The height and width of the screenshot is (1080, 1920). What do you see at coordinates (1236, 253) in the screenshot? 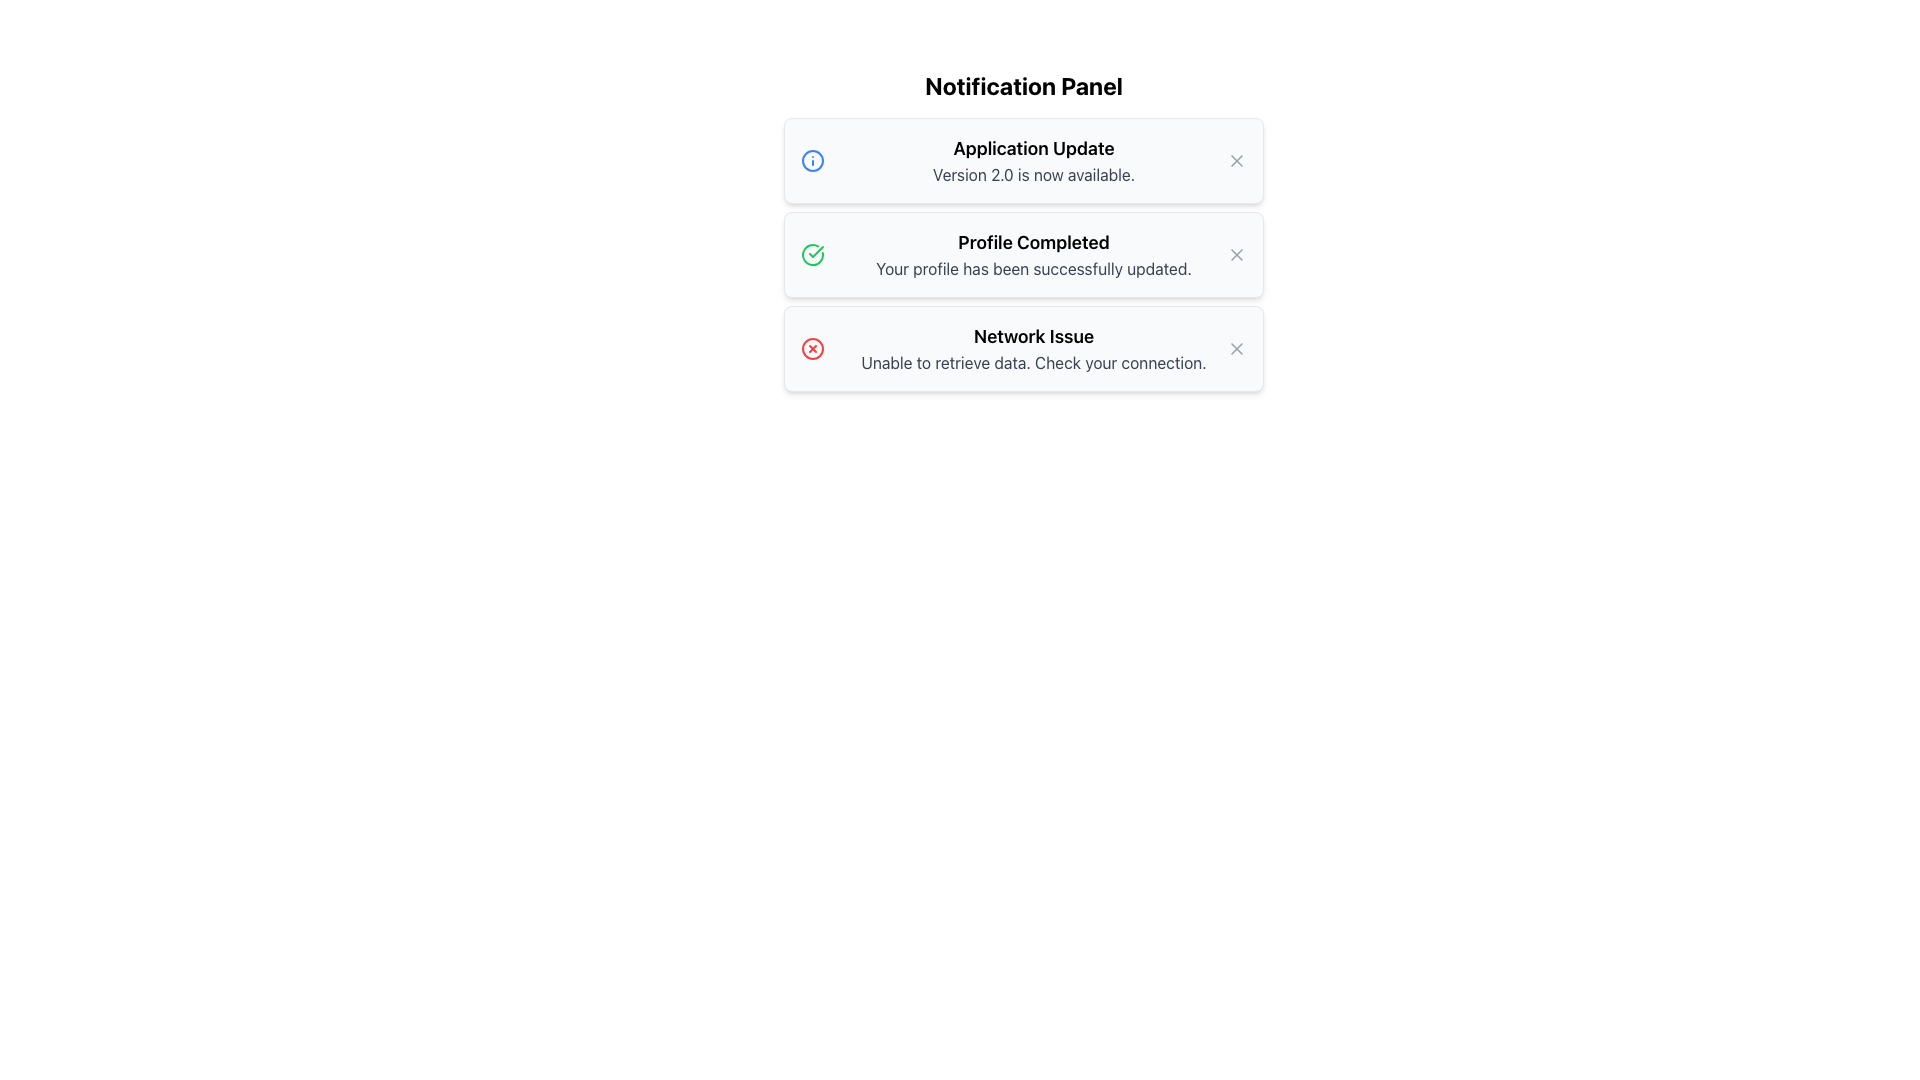
I see `the close button located at the far right side of the second notification card, next to the text 'Your profile has been successfully updated,' to change its color` at bounding box center [1236, 253].